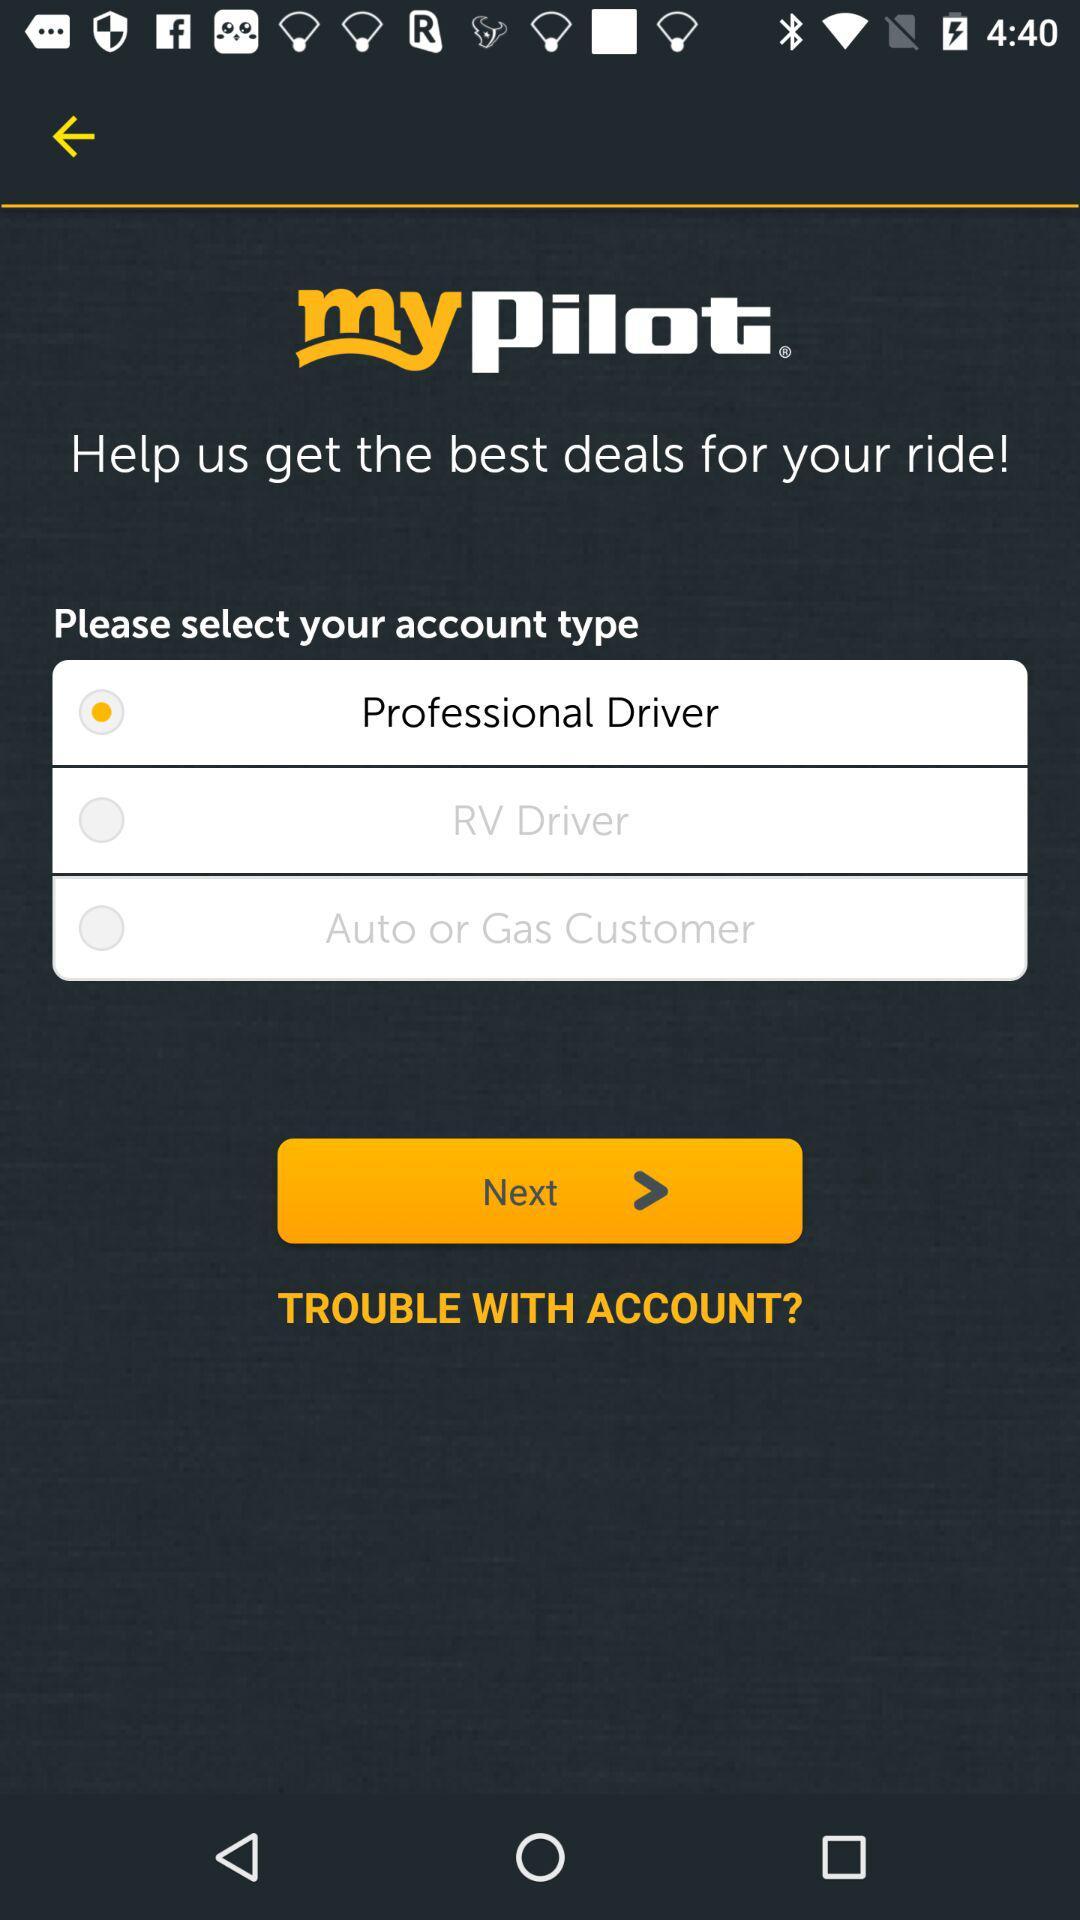  What do you see at coordinates (101, 712) in the screenshot?
I see `the national_flag icon` at bounding box center [101, 712].